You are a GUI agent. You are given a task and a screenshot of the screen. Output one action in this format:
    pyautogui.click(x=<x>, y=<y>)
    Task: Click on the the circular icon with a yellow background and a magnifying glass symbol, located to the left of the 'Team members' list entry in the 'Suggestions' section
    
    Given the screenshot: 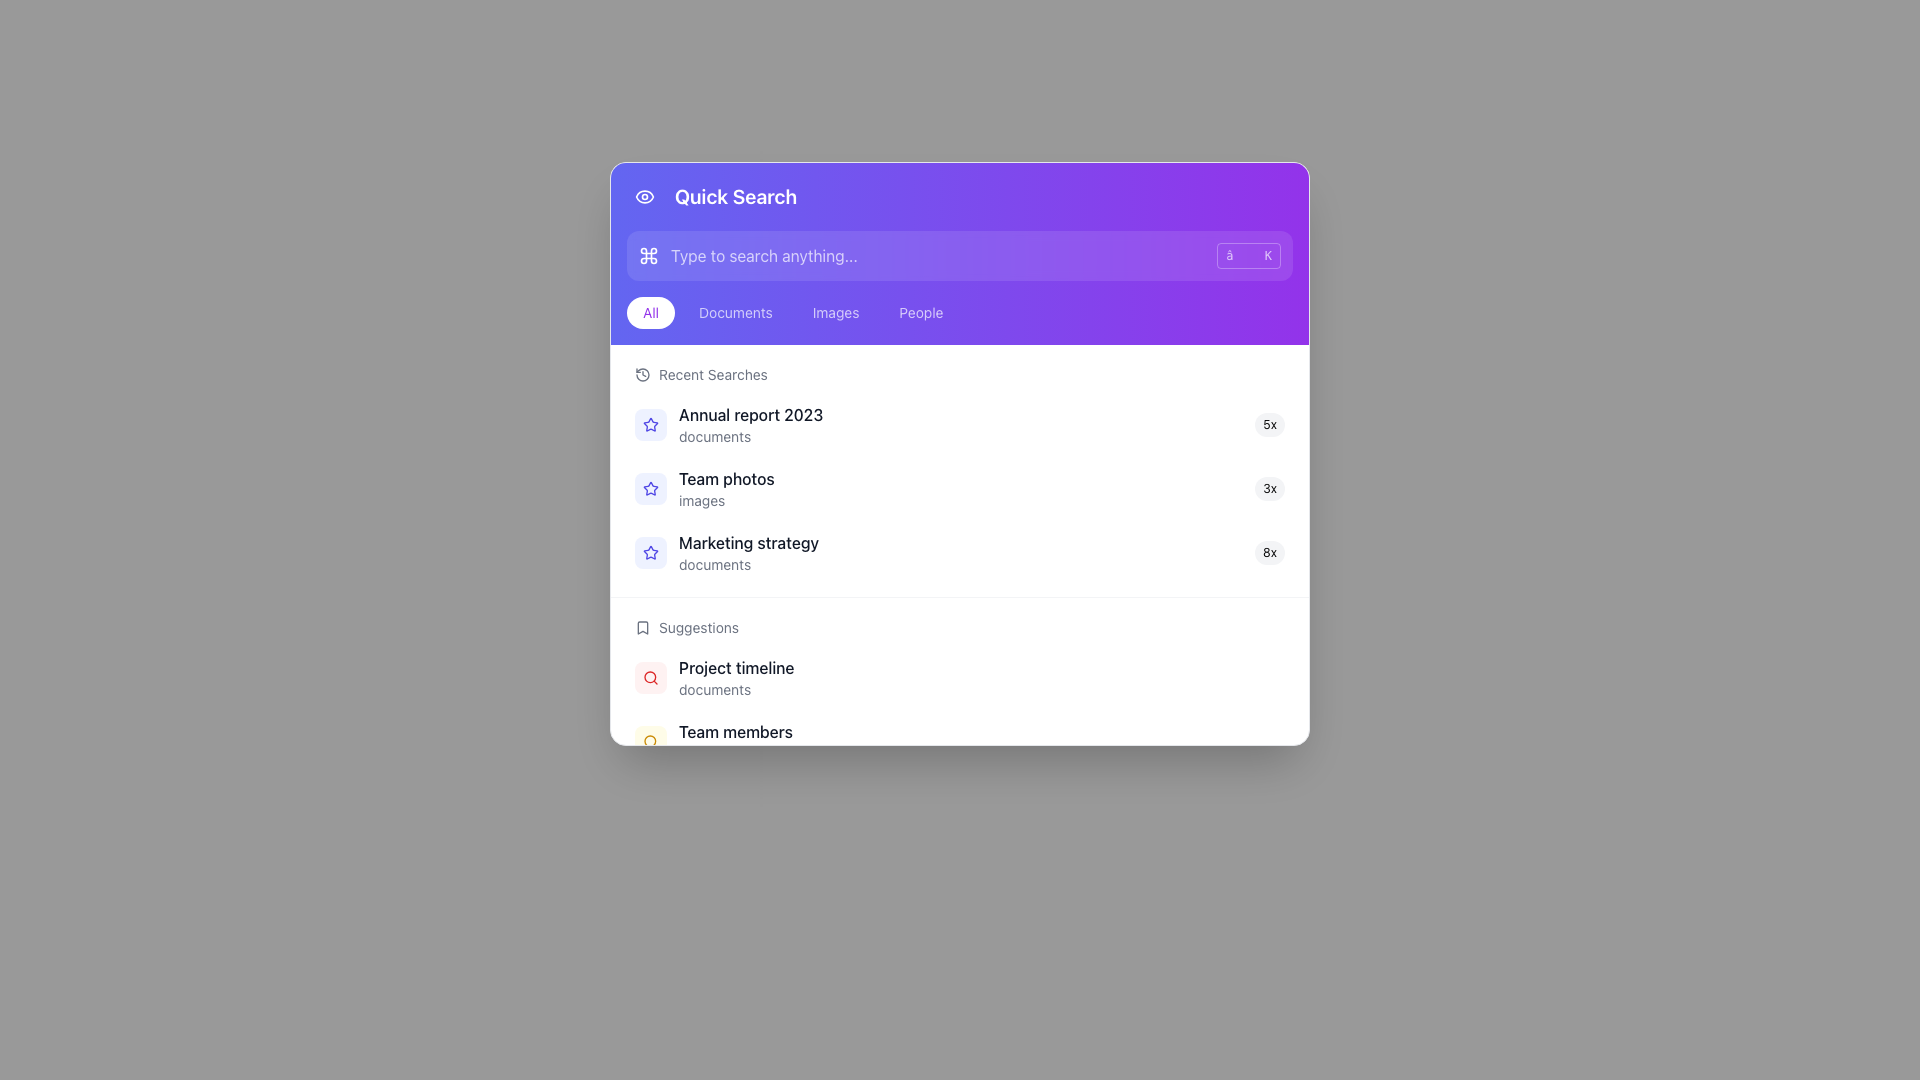 What is the action you would take?
    pyautogui.click(x=651, y=741)
    